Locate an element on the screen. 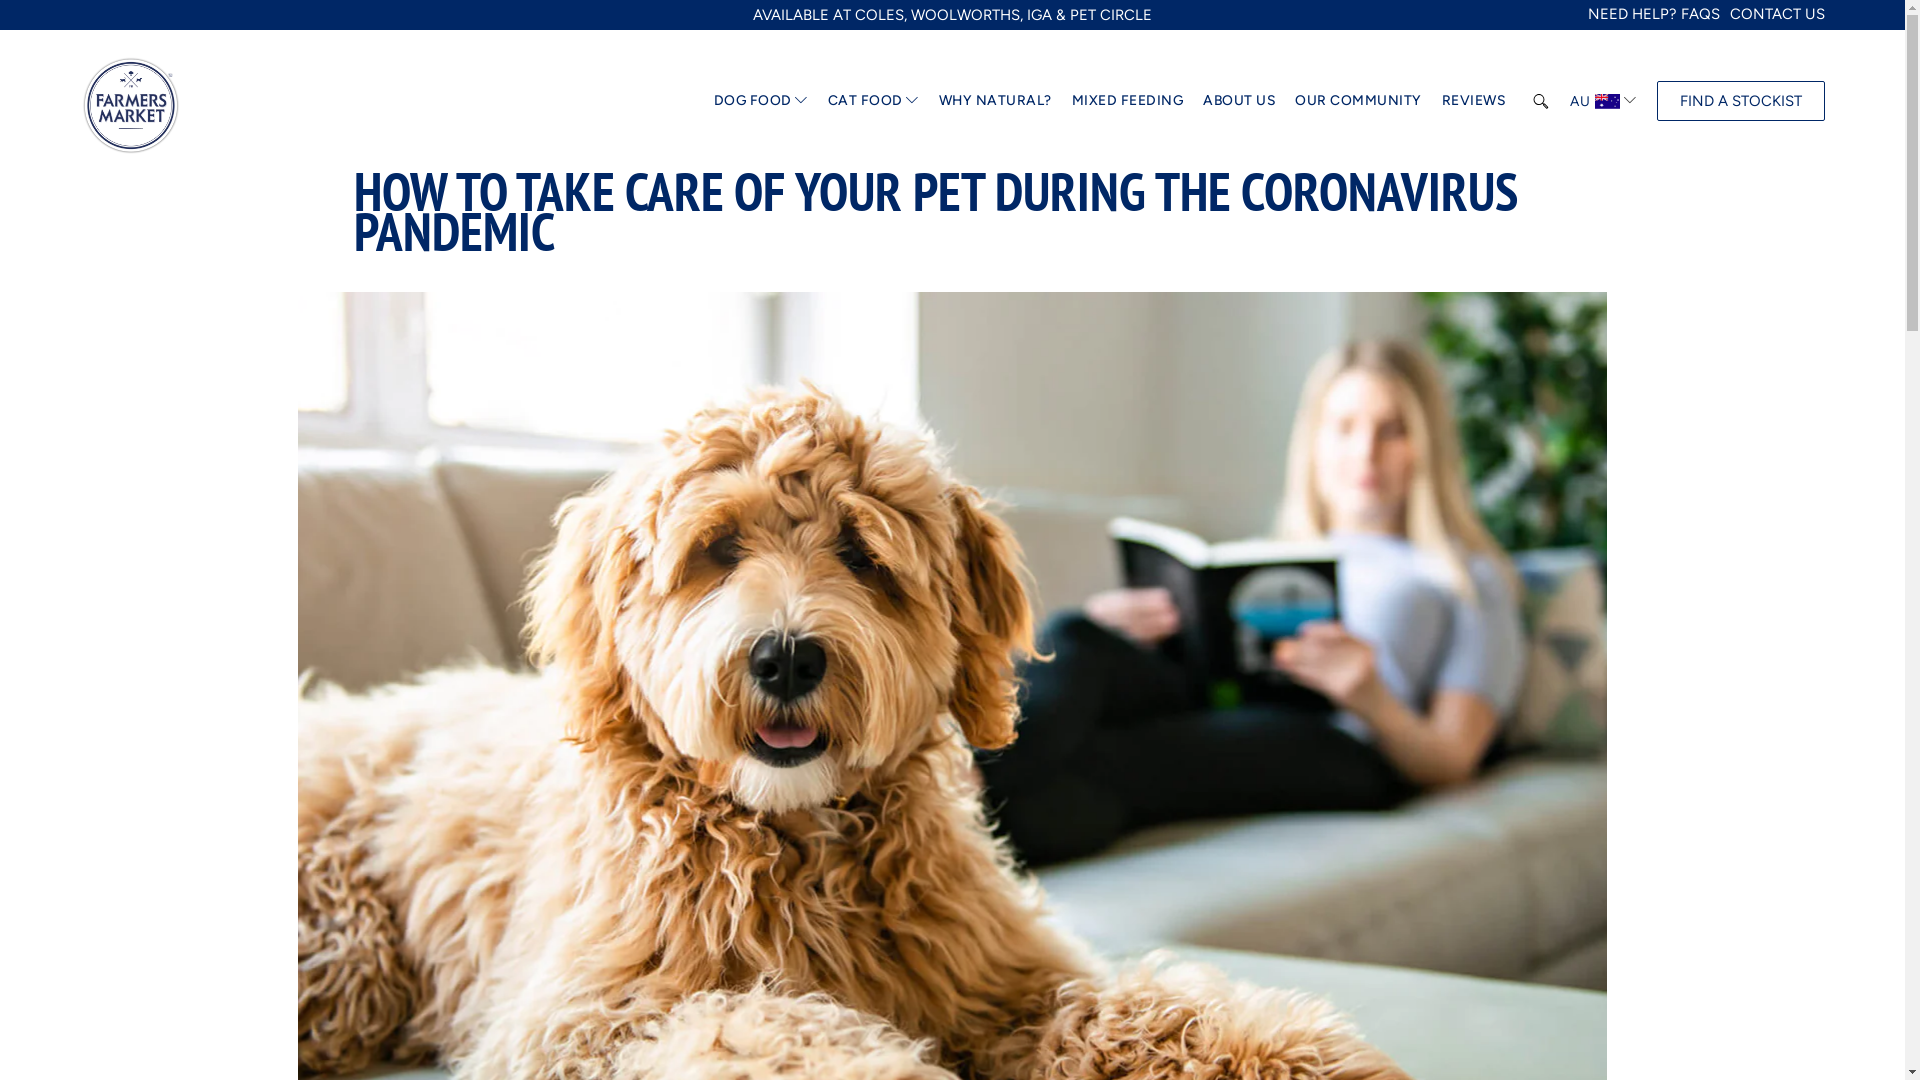 The height and width of the screenshot is (1080, 1920). 'FIND A STOCKIST' is located at coordinates (1740, 100).